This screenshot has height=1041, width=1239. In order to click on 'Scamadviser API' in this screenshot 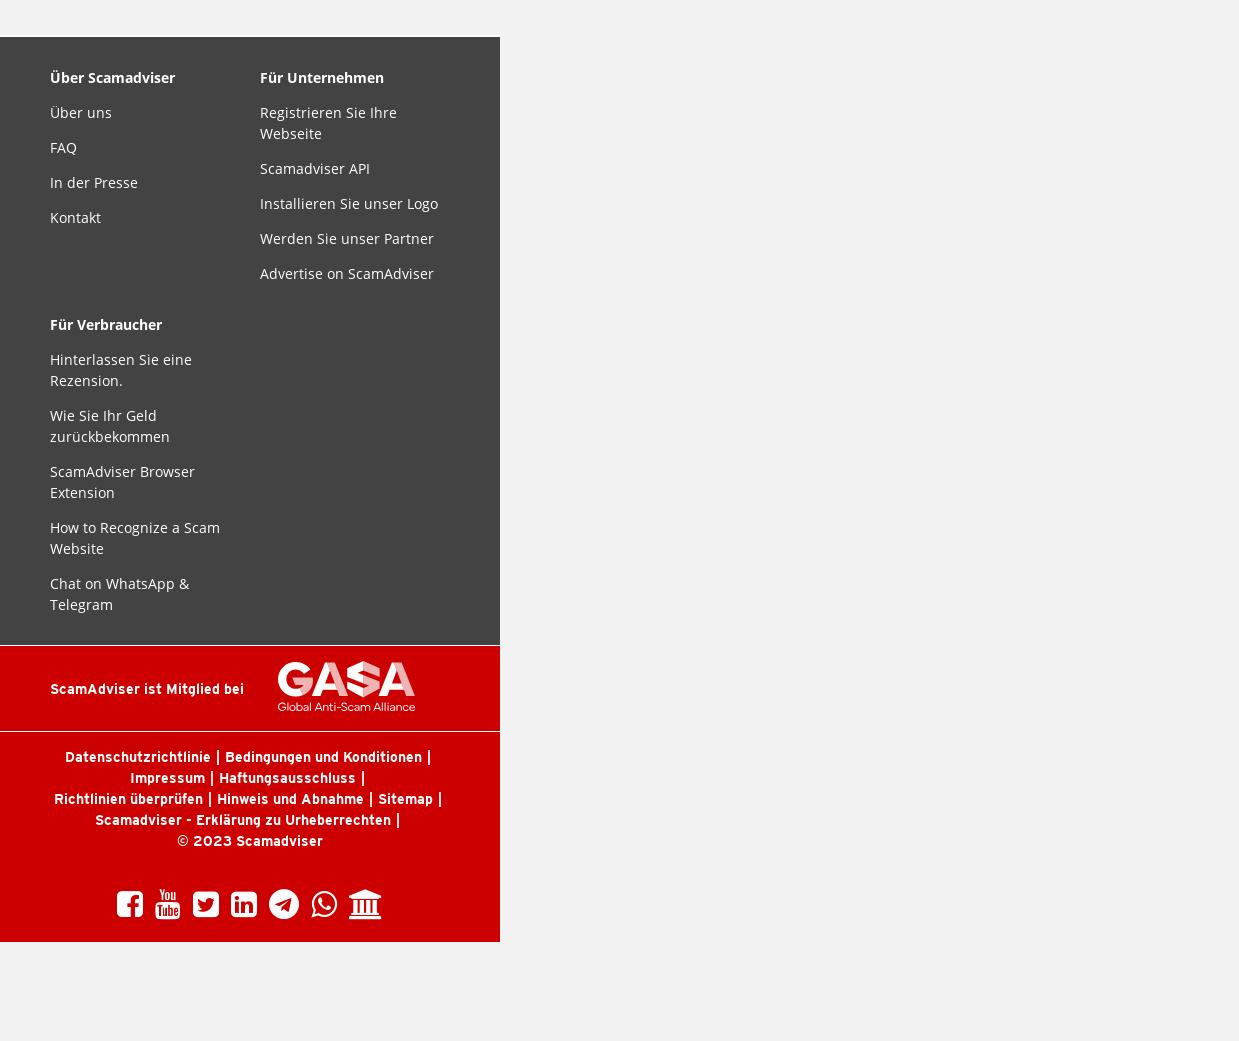, I will do `click(314, 168)`.